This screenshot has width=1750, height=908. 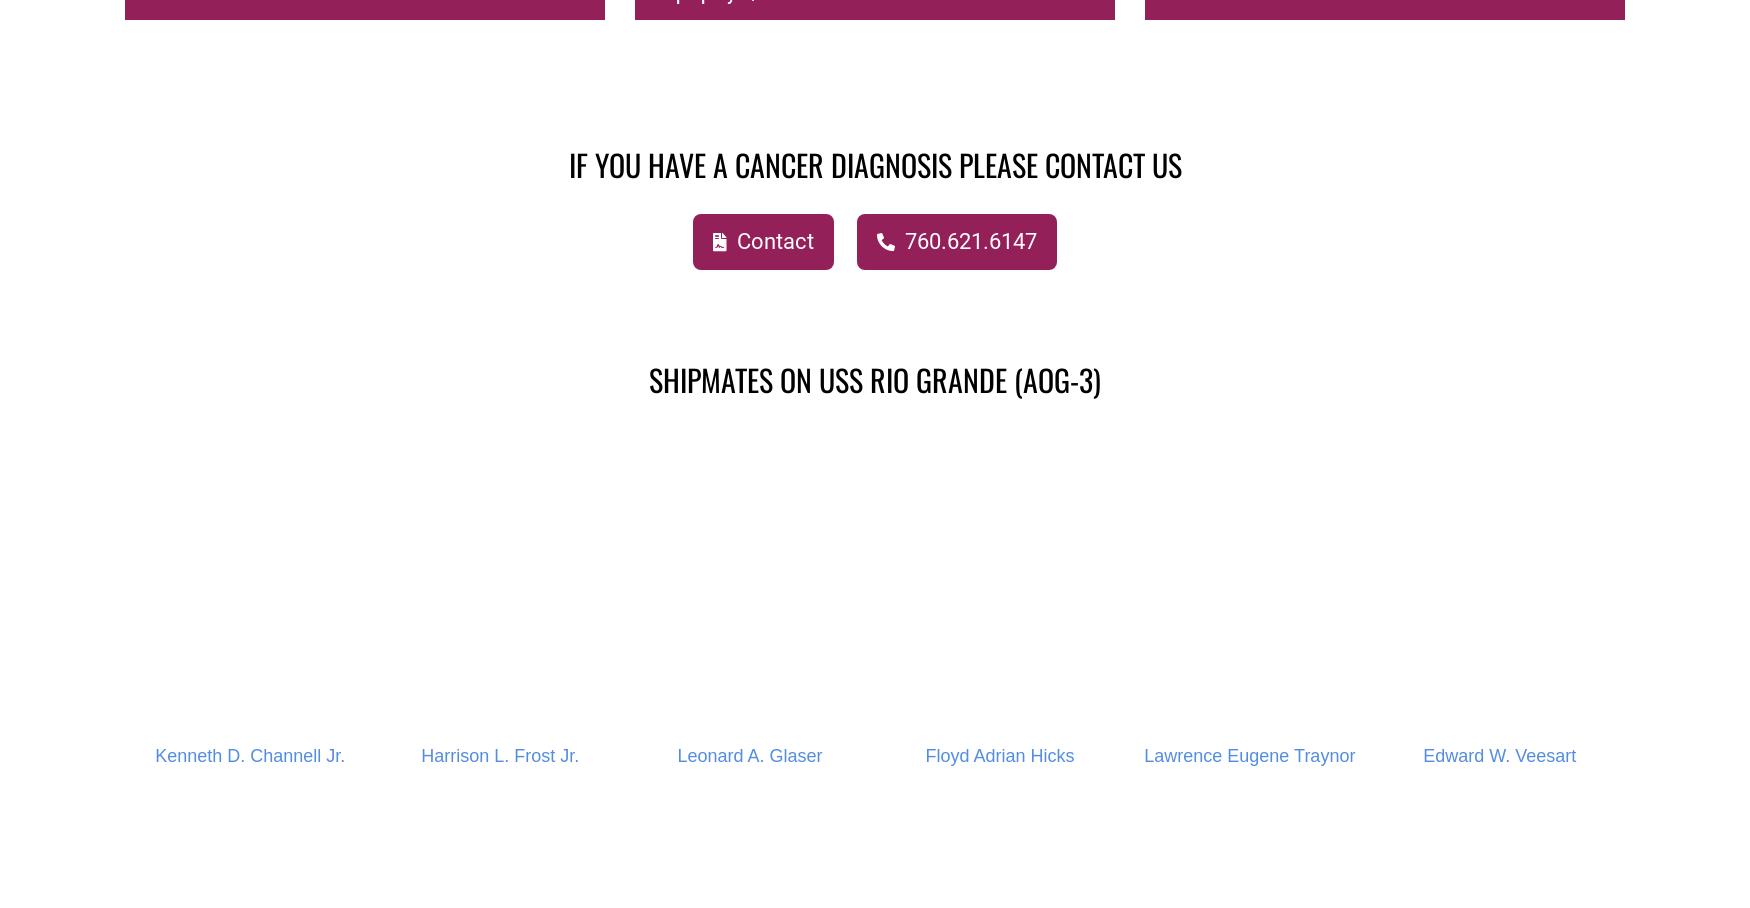 I want to click on 'Edward W. Veesart', so click(x=1499, y=755).